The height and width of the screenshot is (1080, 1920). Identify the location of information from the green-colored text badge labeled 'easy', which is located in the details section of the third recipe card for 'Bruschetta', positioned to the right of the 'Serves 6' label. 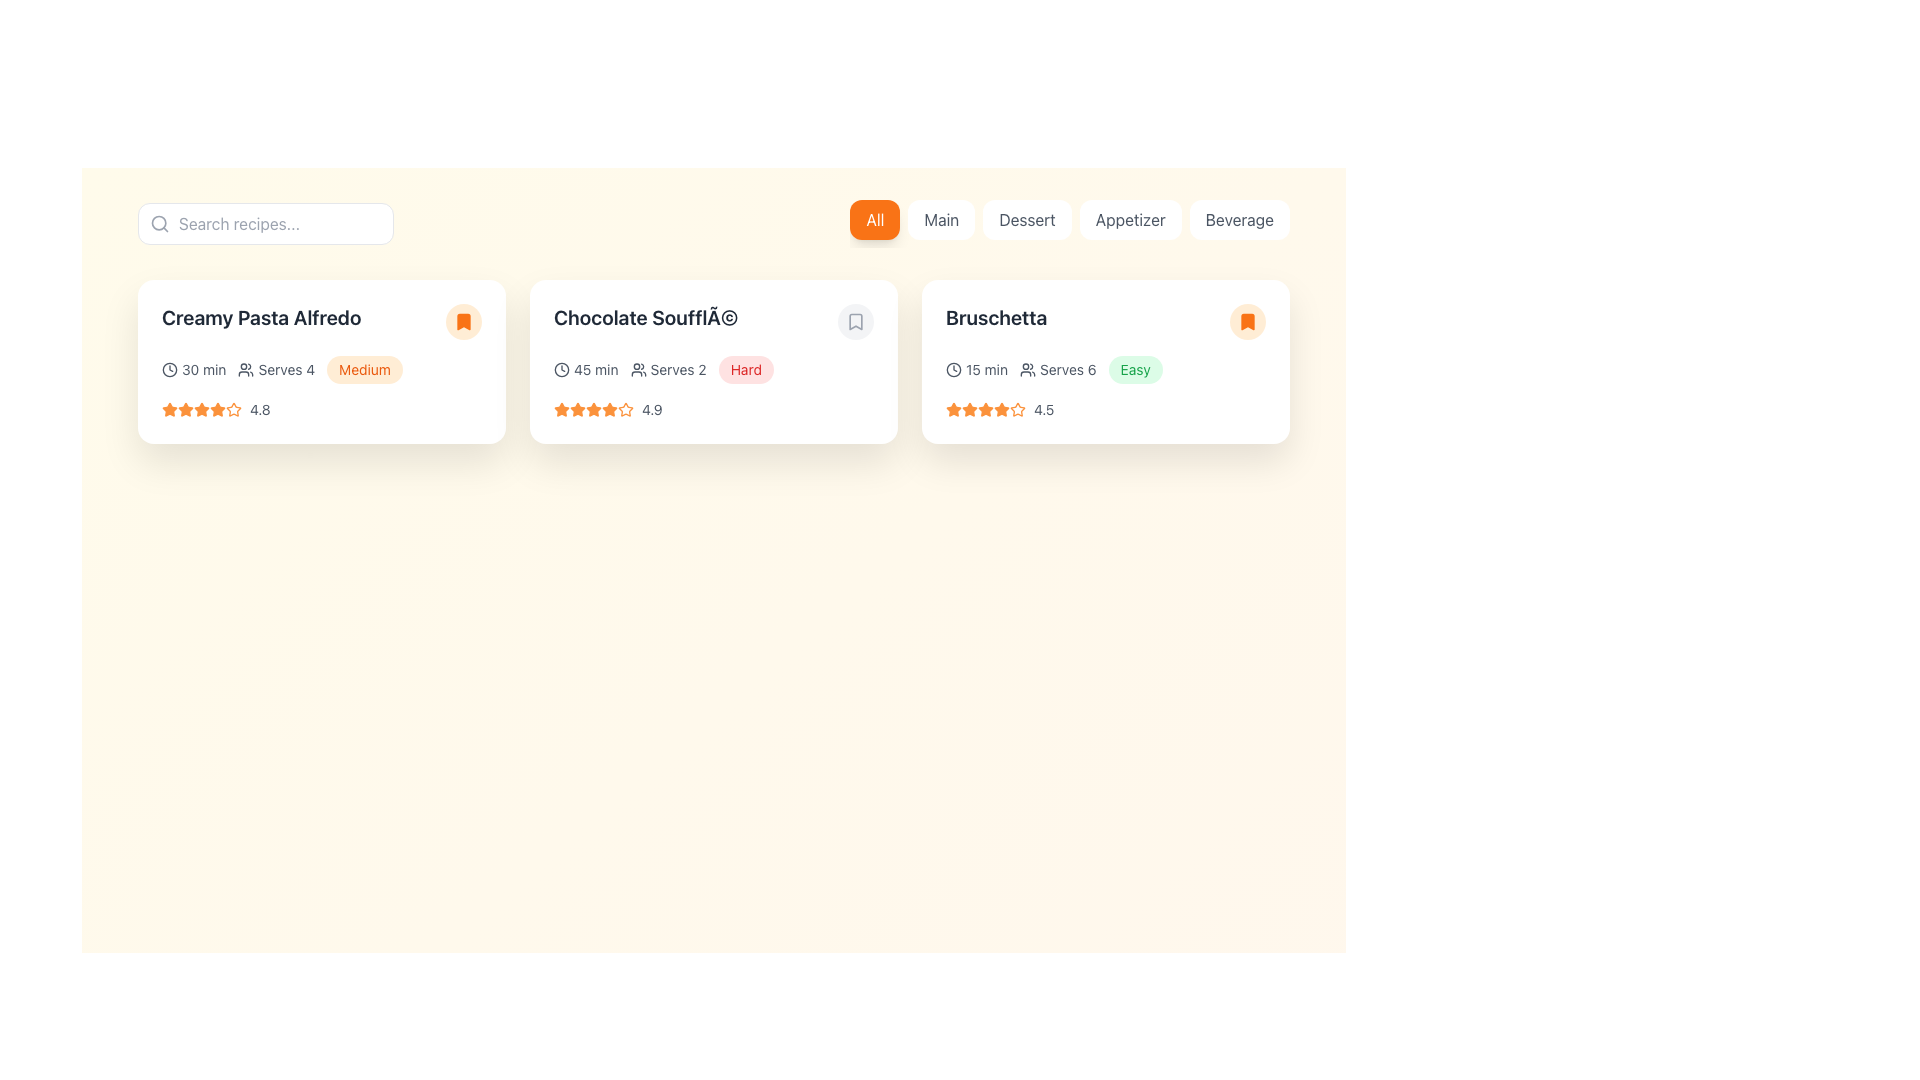
(1135, 370).